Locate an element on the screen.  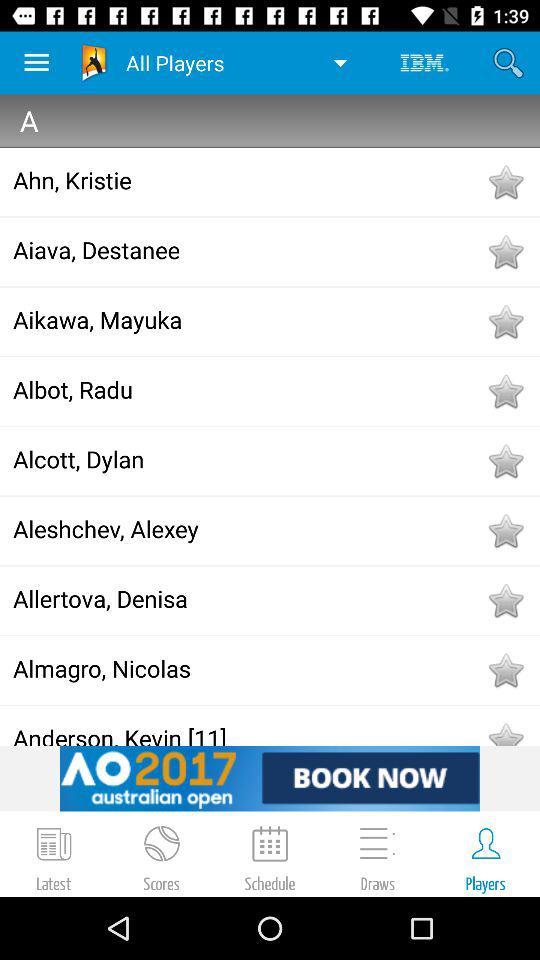
the player is located at coordinates (504, 251).